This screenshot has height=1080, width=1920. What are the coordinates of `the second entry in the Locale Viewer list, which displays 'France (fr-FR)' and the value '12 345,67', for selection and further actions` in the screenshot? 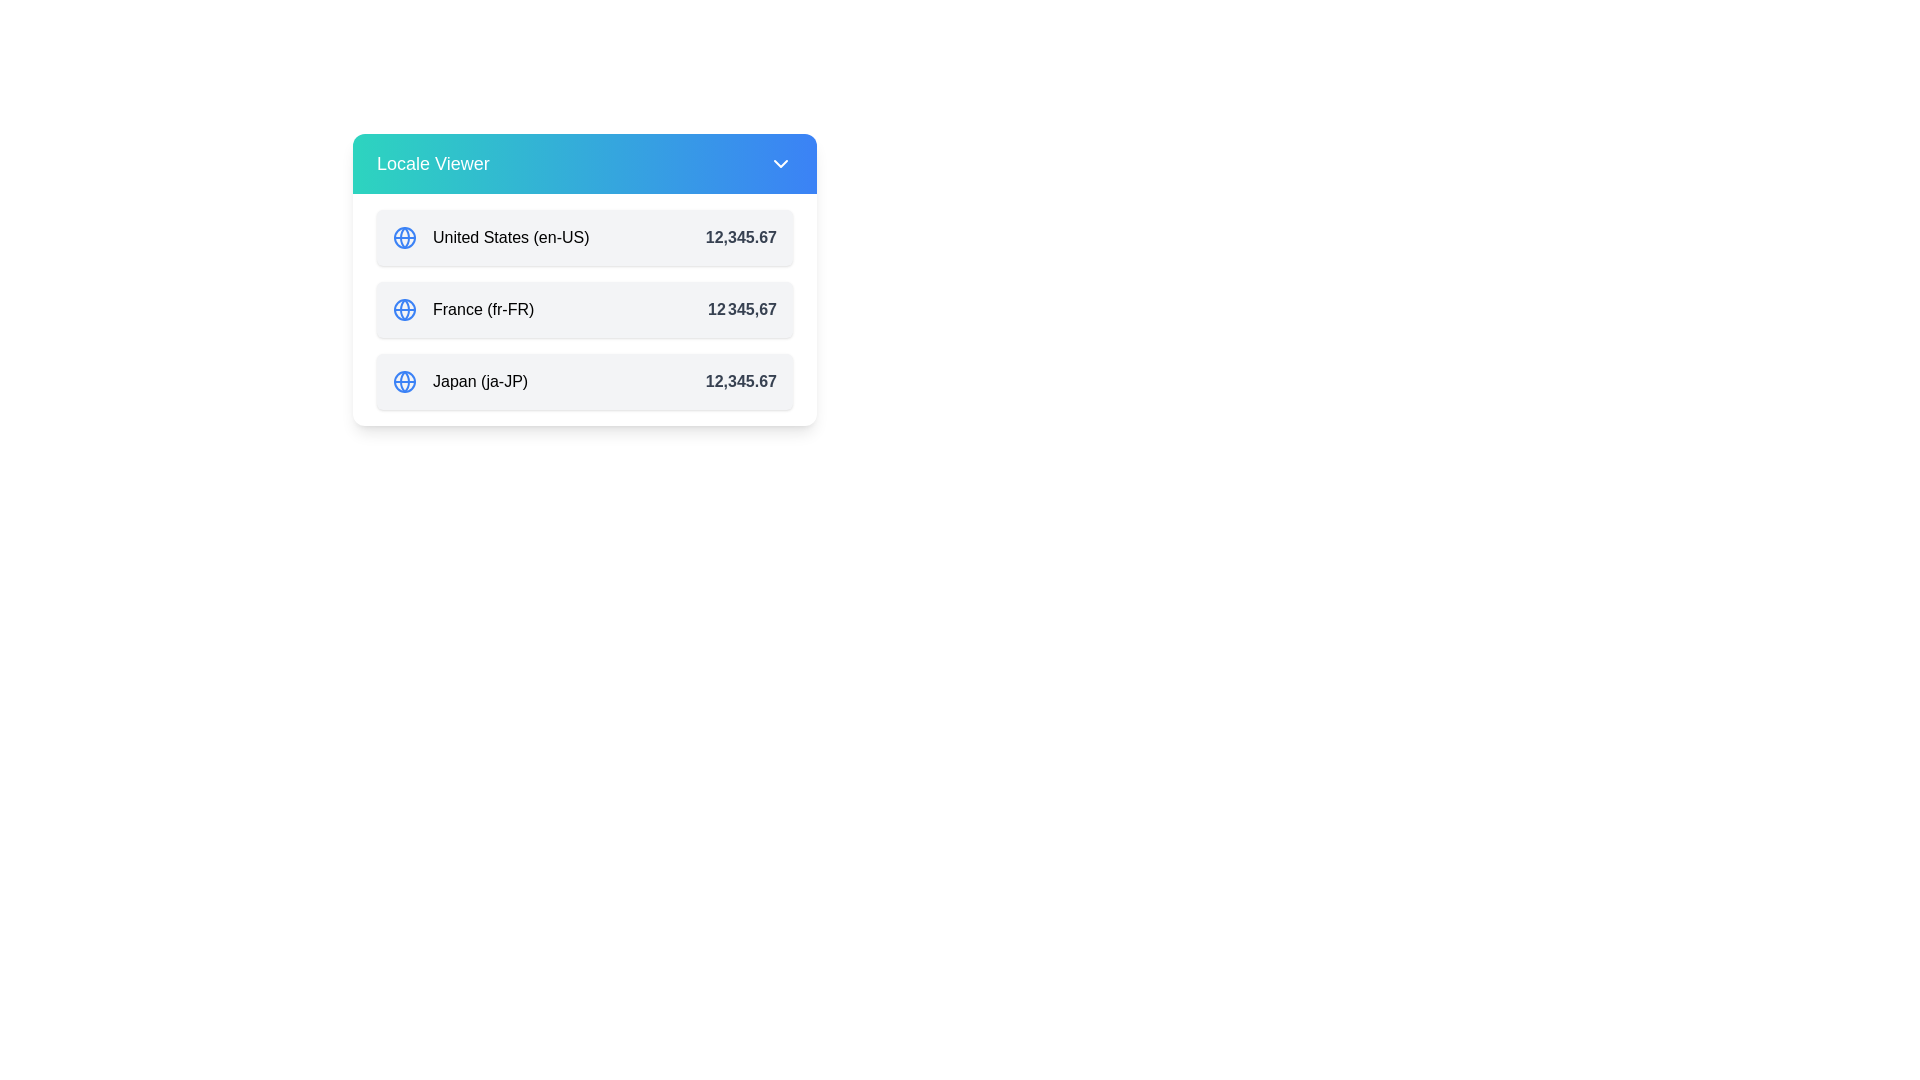 It's located at (584, 309).